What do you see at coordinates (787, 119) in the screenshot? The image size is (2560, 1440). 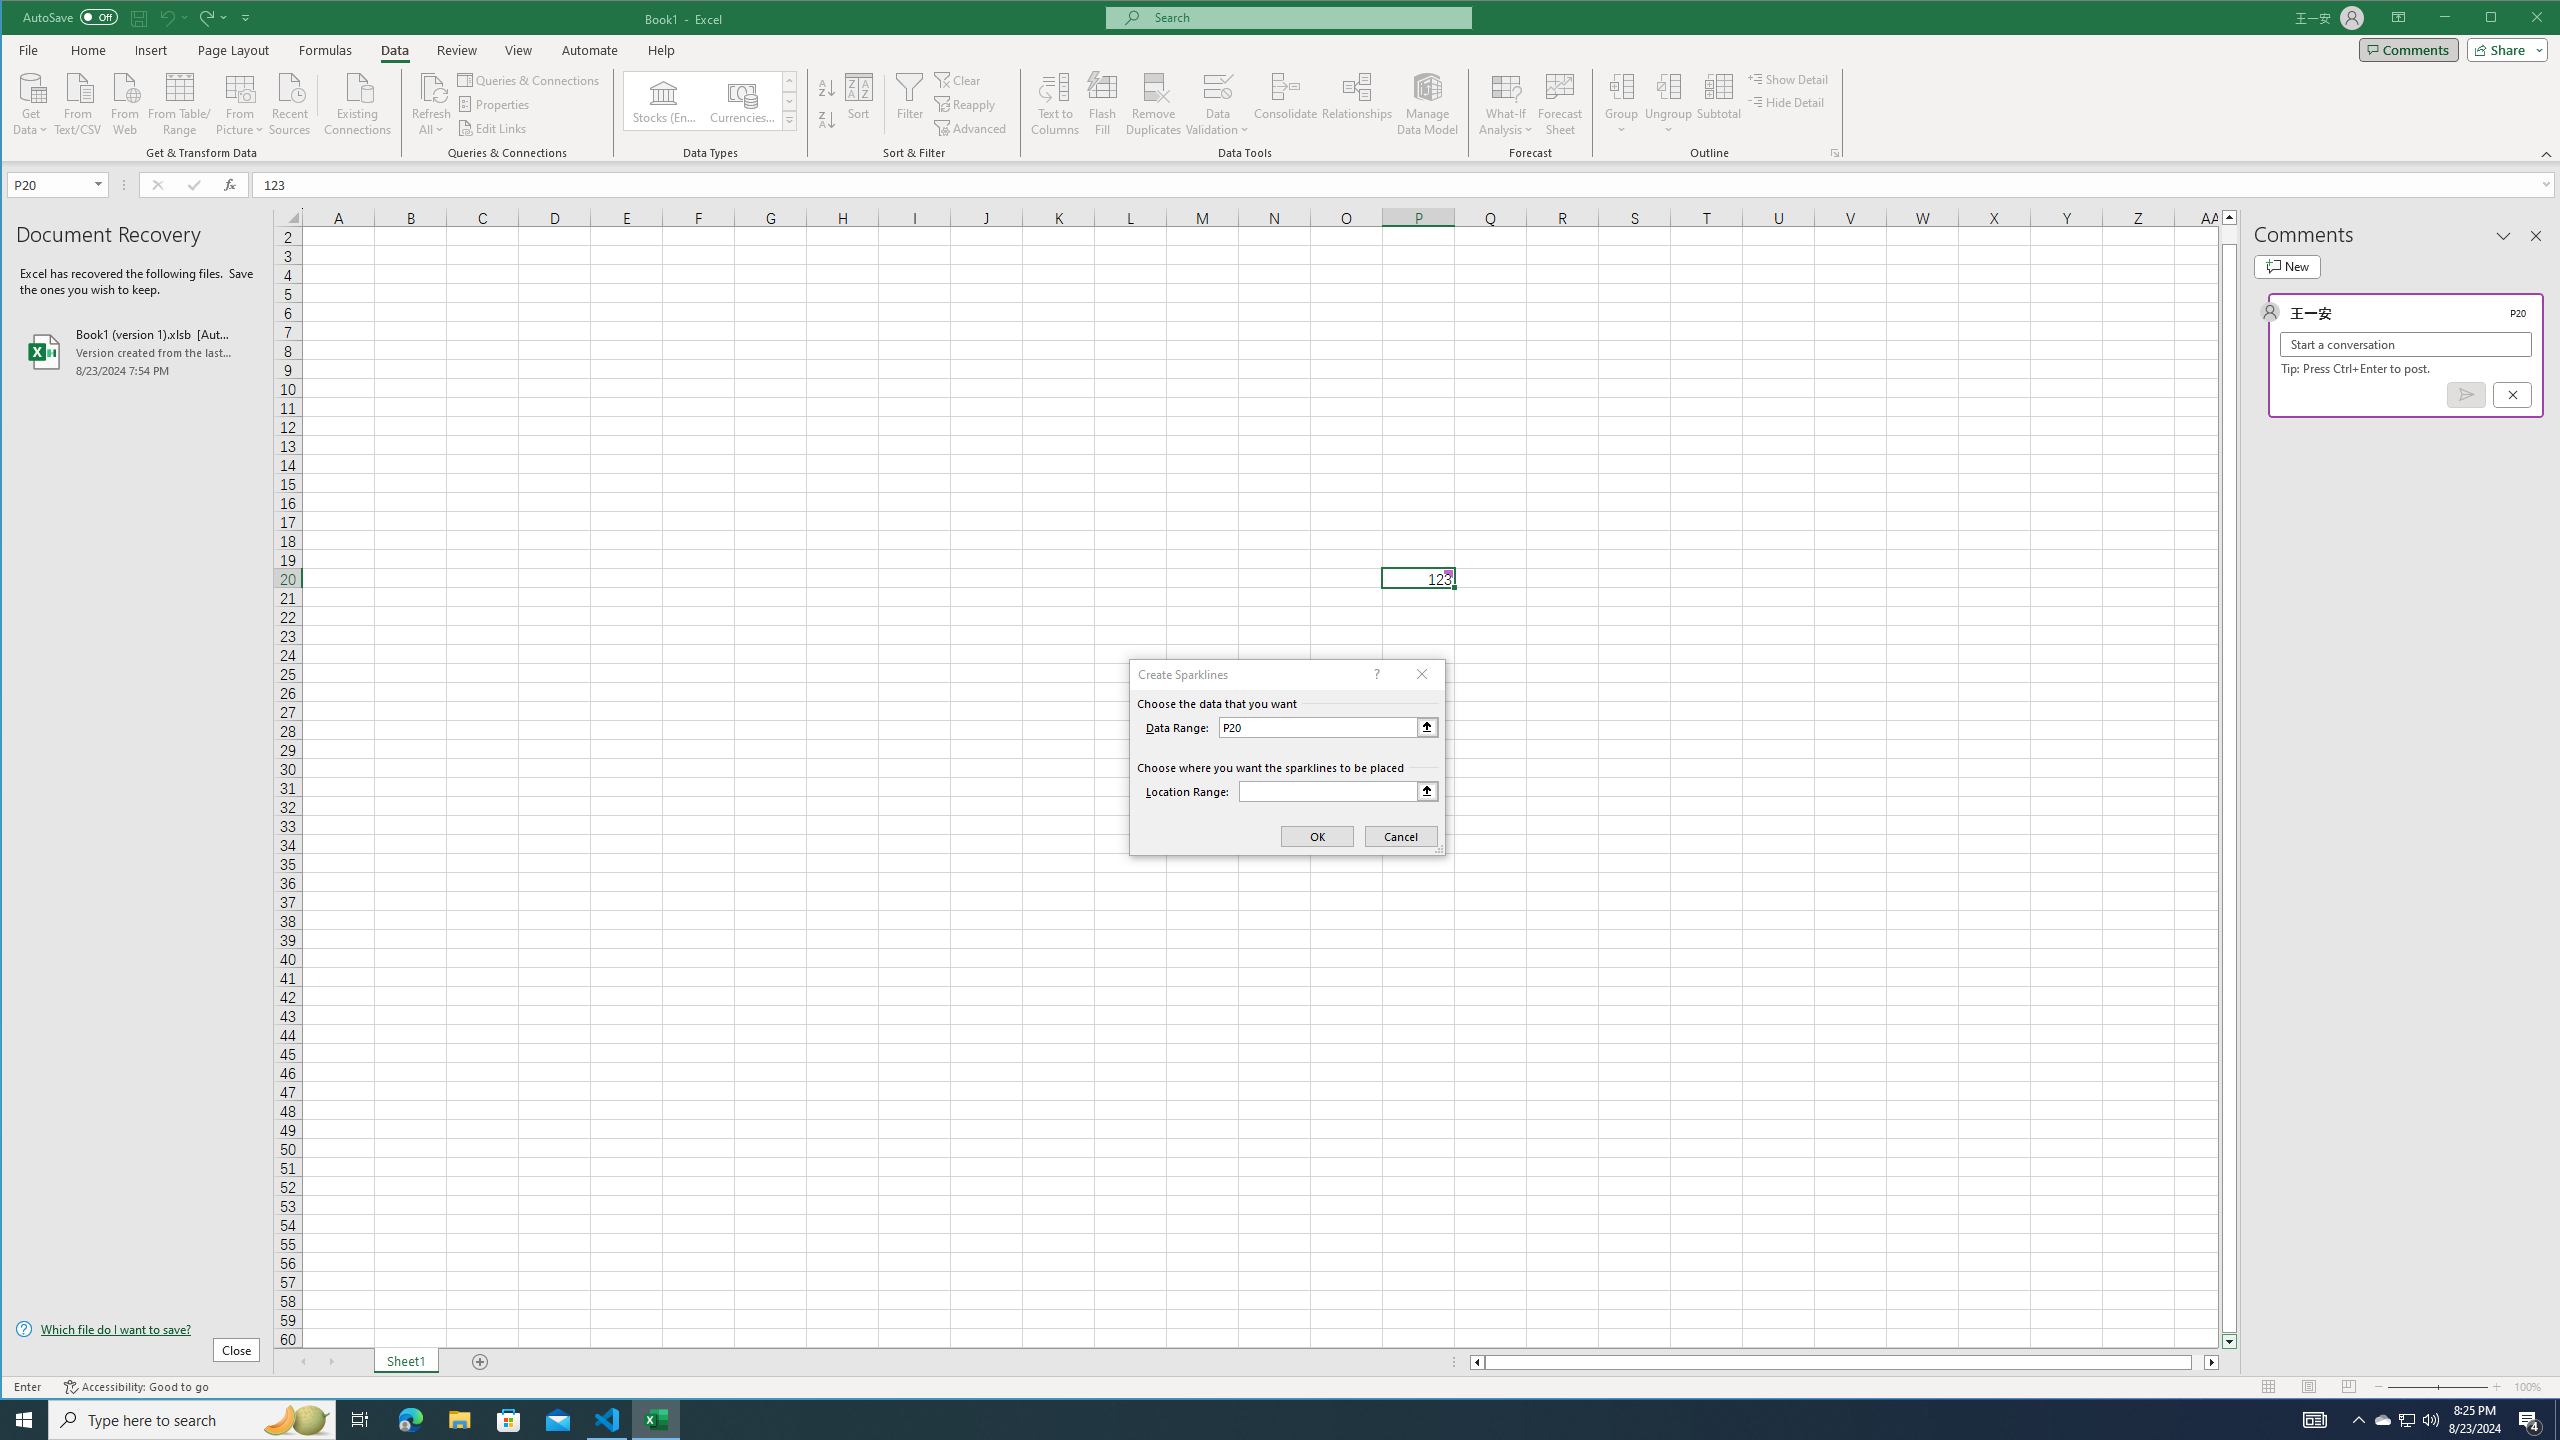 I see `'Data Types'` at bounding box center [787, 119].